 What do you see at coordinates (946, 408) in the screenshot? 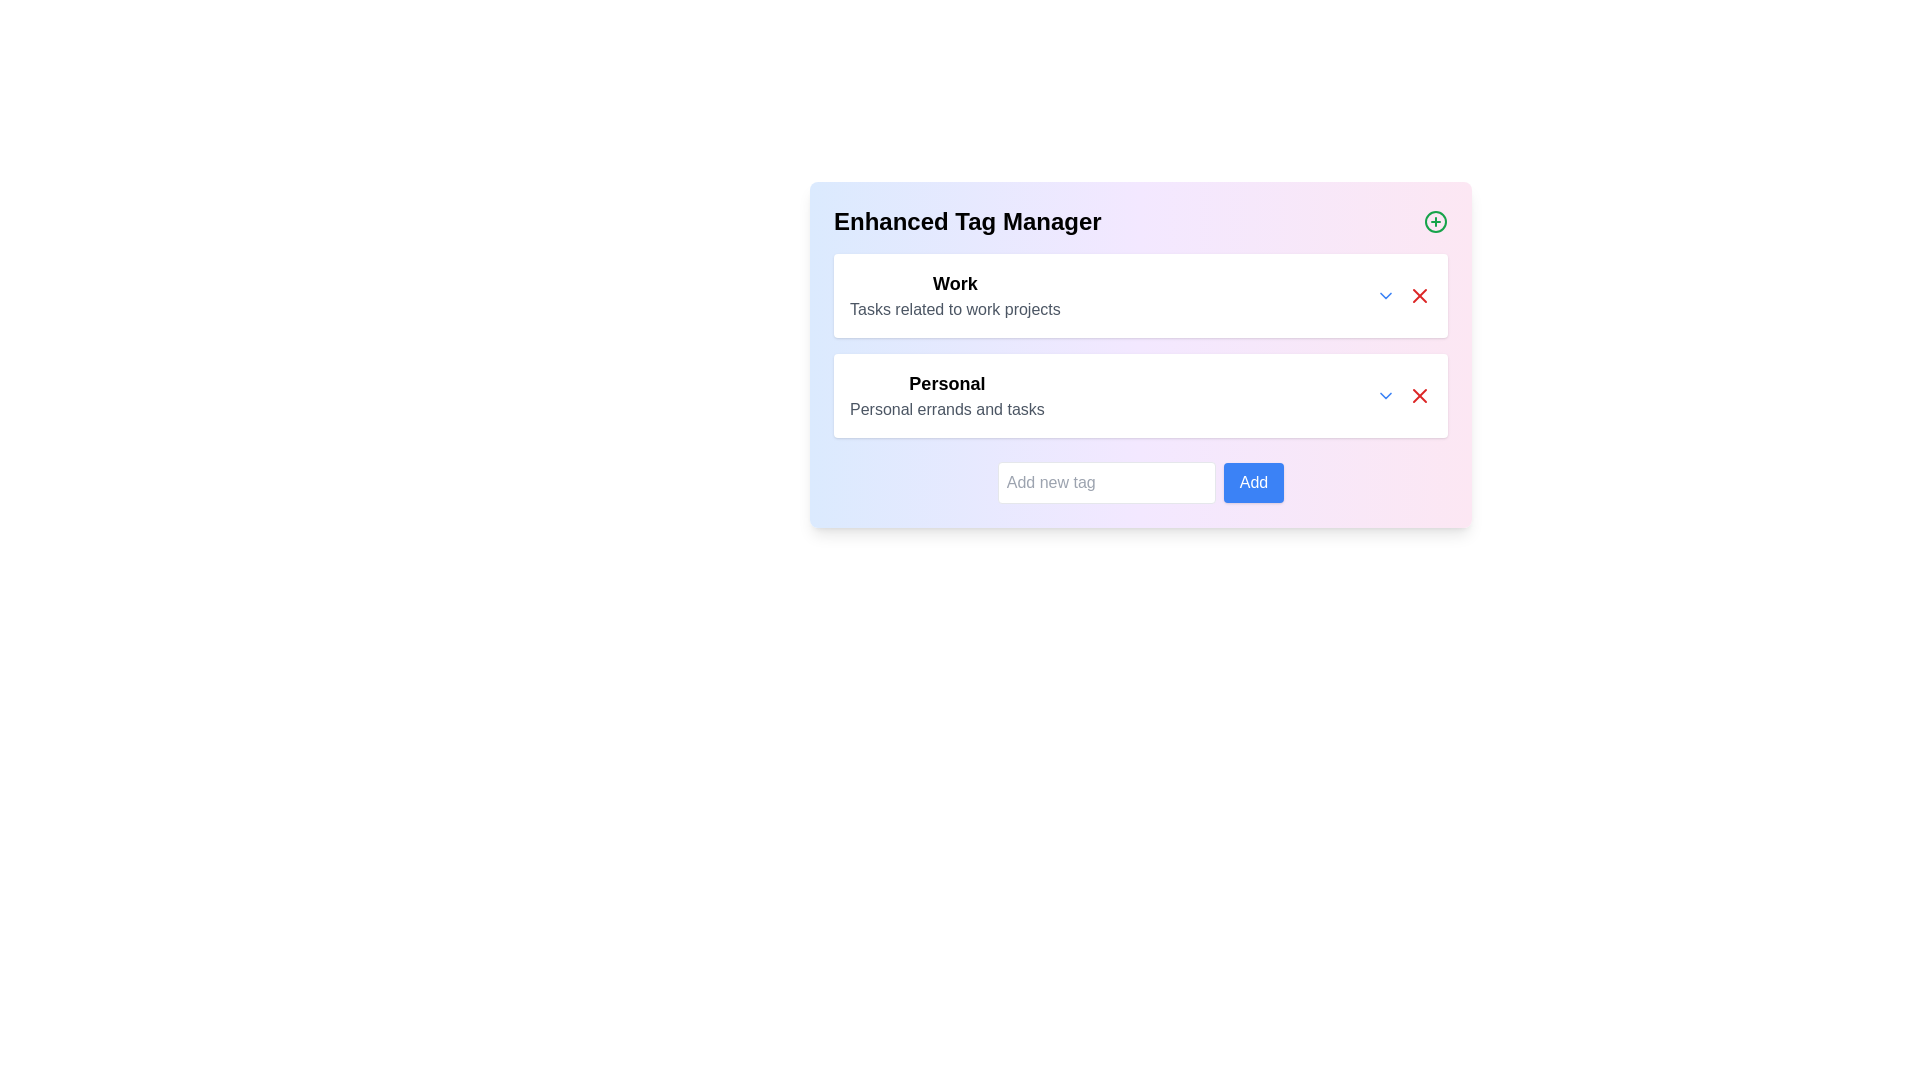
I see `the text label displaying 'Personal errands and tasks' in gray, which is located below the header 'Personal' in the second section of the interface` at bounding box center [946, 408].